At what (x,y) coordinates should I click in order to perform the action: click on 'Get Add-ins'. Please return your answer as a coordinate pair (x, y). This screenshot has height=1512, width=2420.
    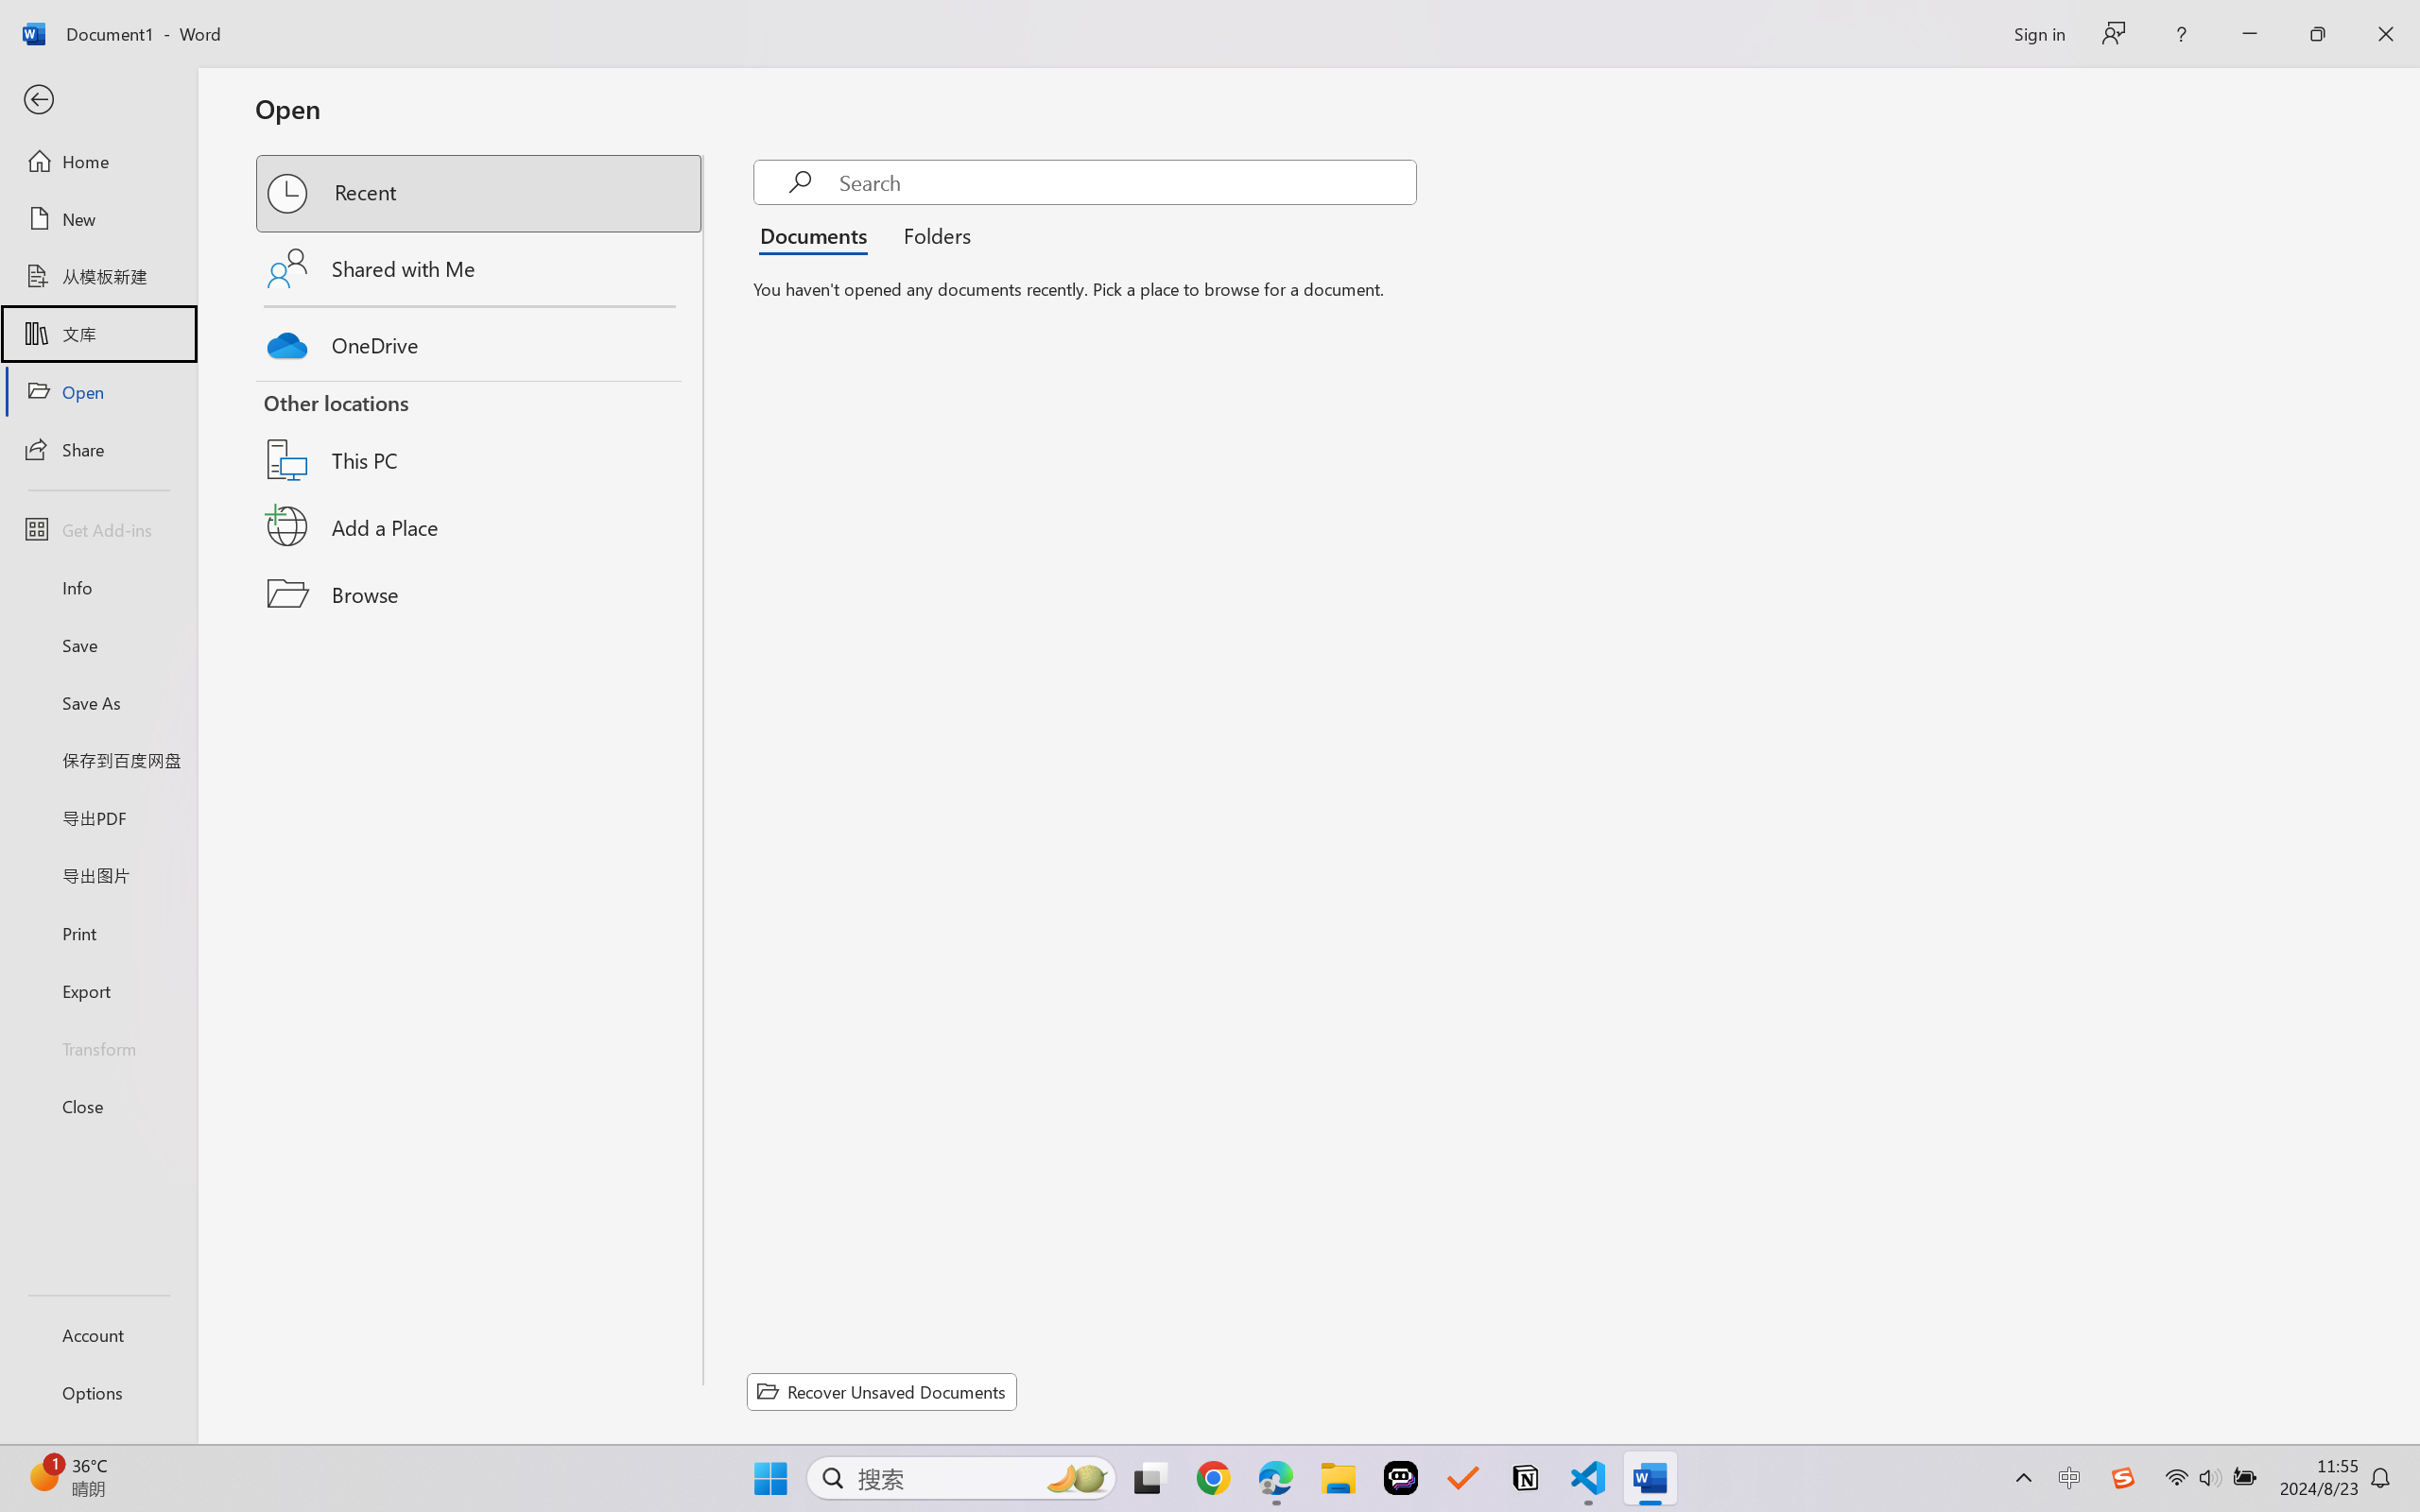
    Looking at the image, I should click on (97, 528).